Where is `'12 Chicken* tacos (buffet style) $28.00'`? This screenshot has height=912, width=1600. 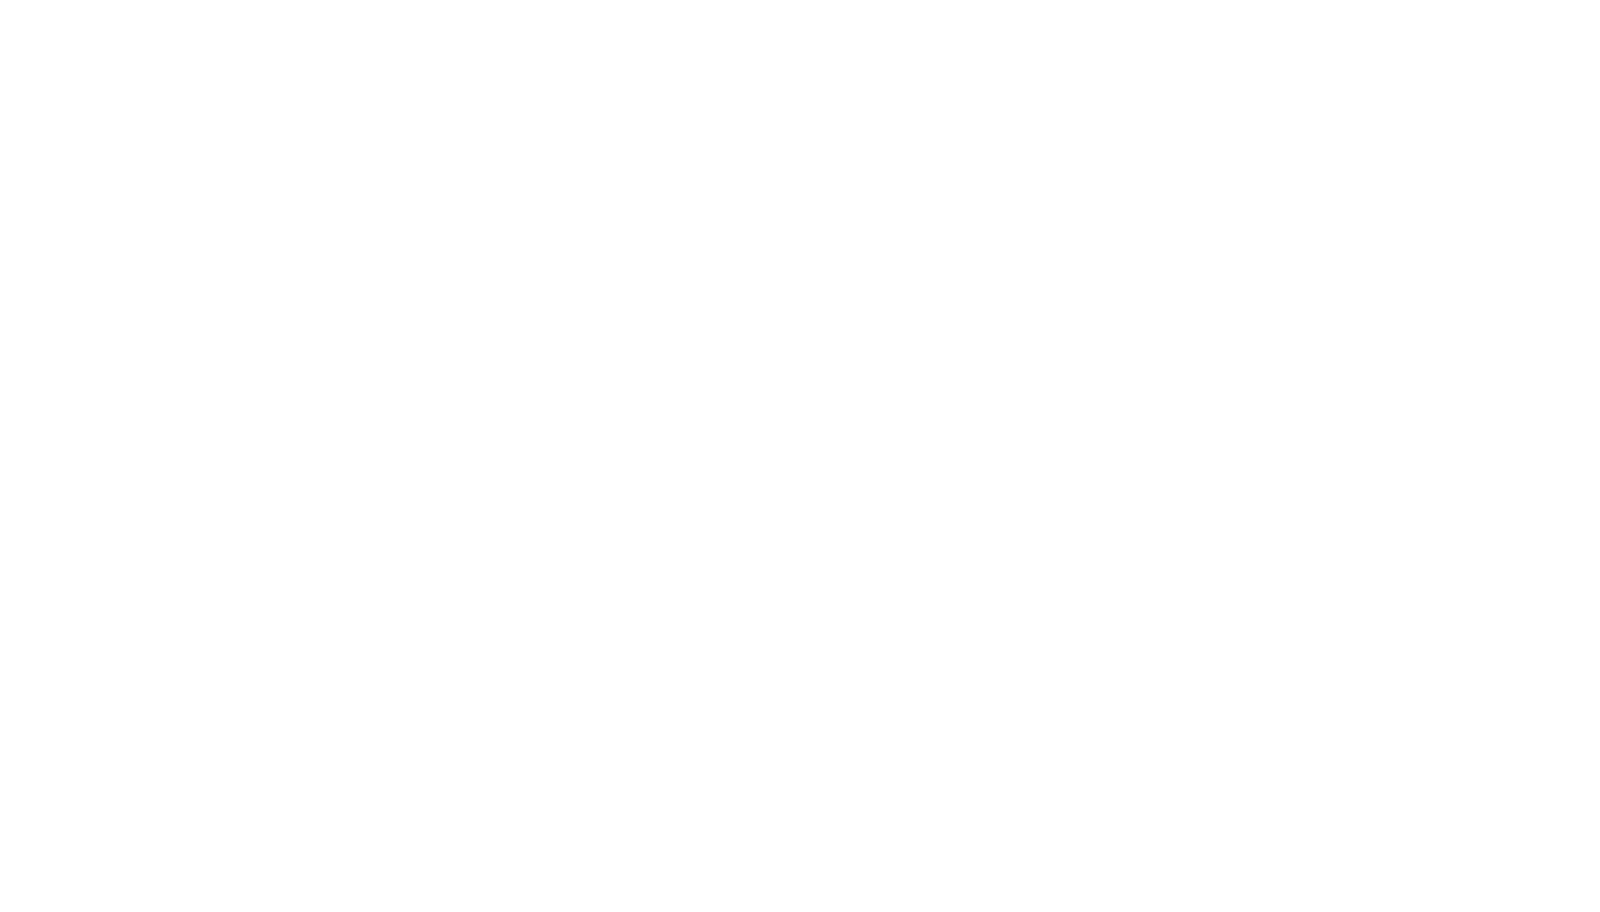 '12 Chicken* tacos (buffet style) $28.00' is located at coordinates (546, 162).